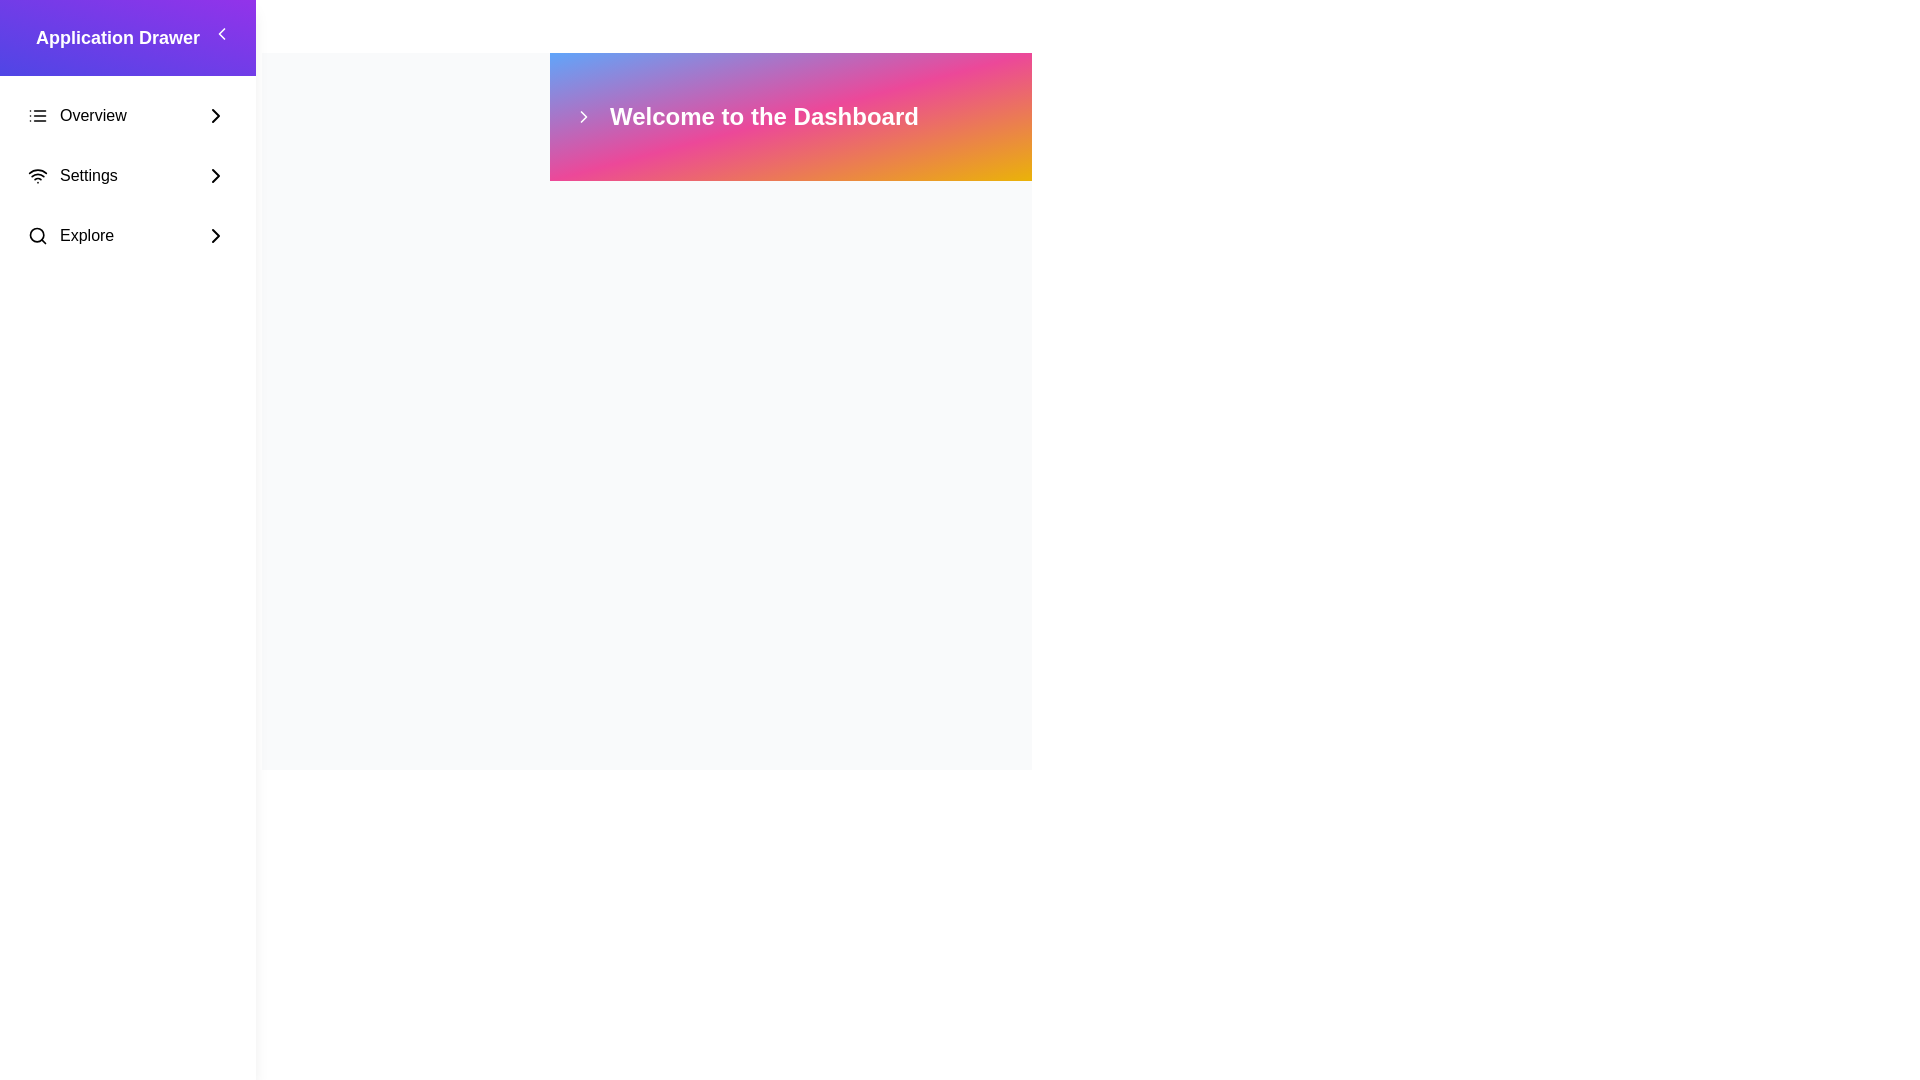 The image size is (1920, 1080). I want to click on the 'Overview' text element located in the left-hand menu underneath 'Application Drawer.', so click(92, 115).